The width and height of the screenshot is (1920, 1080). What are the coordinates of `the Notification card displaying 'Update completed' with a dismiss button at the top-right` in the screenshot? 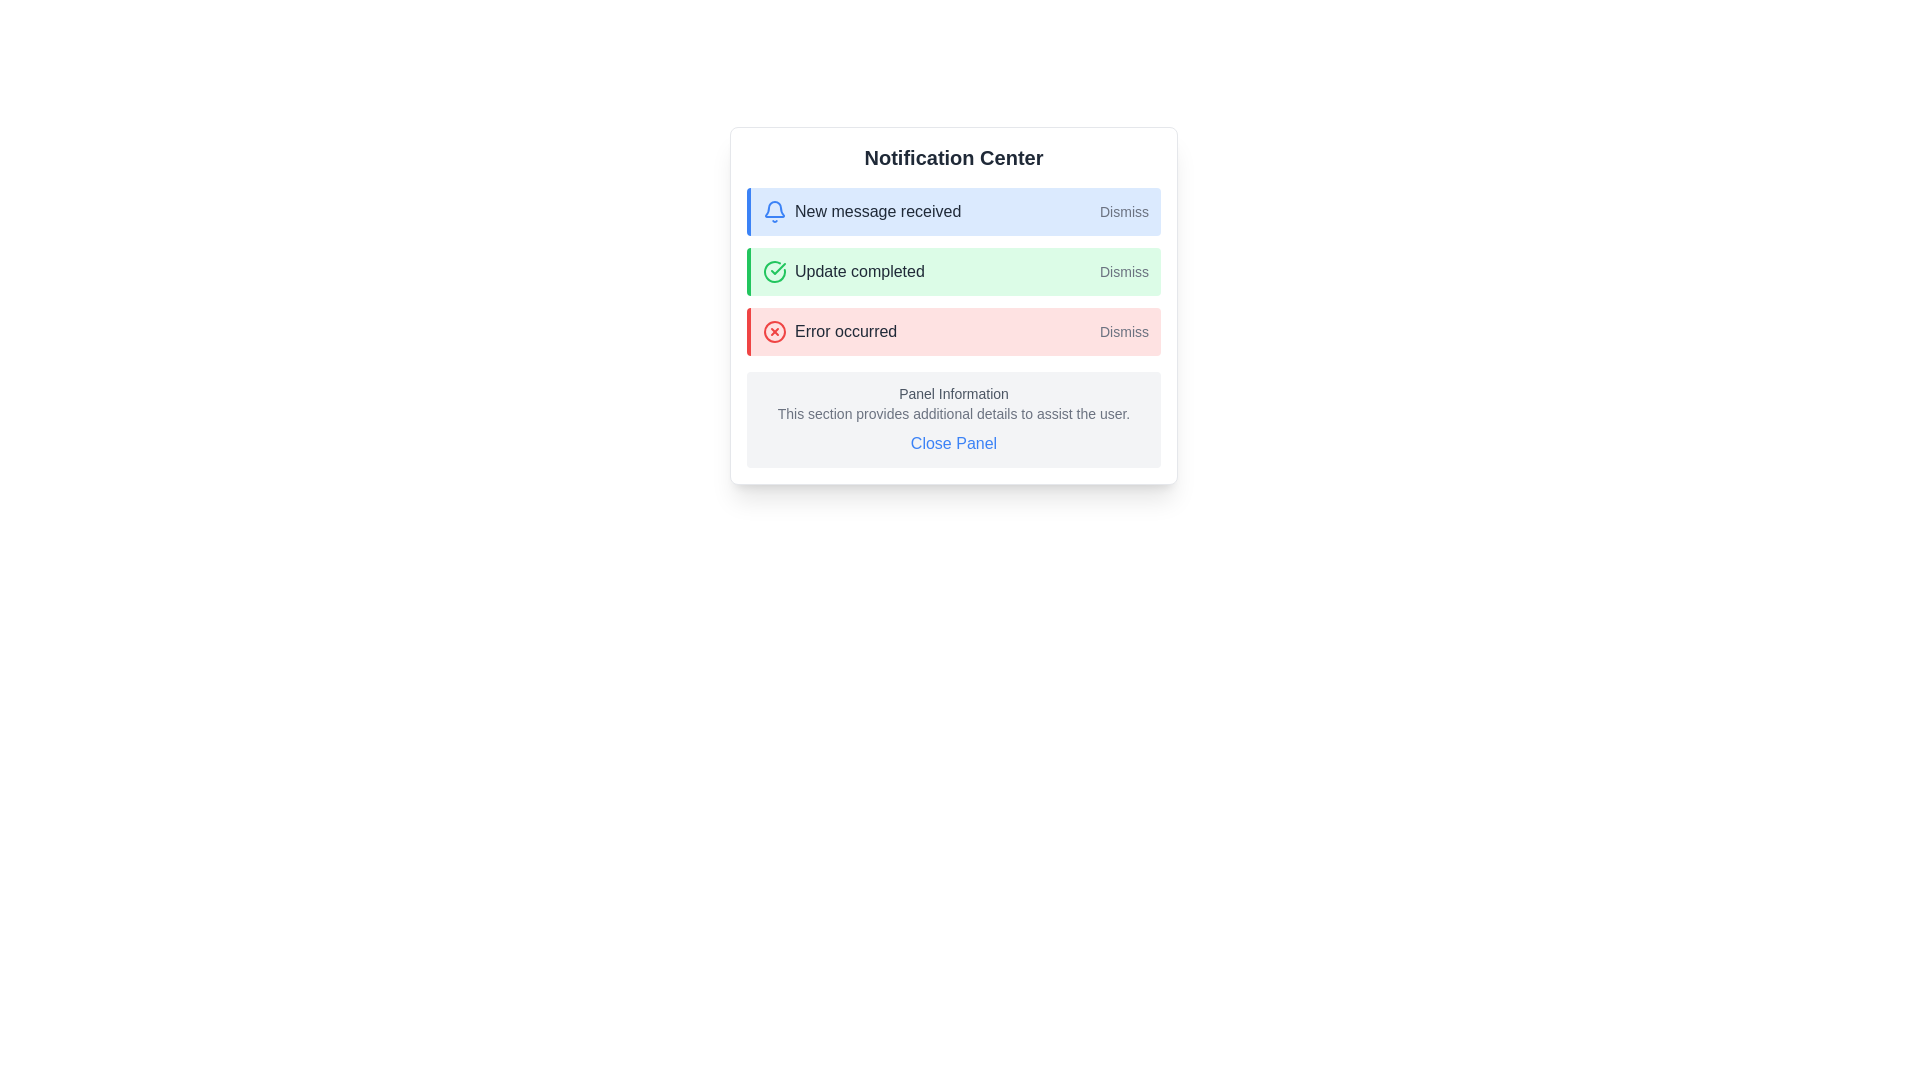 It's located at (953, 305).